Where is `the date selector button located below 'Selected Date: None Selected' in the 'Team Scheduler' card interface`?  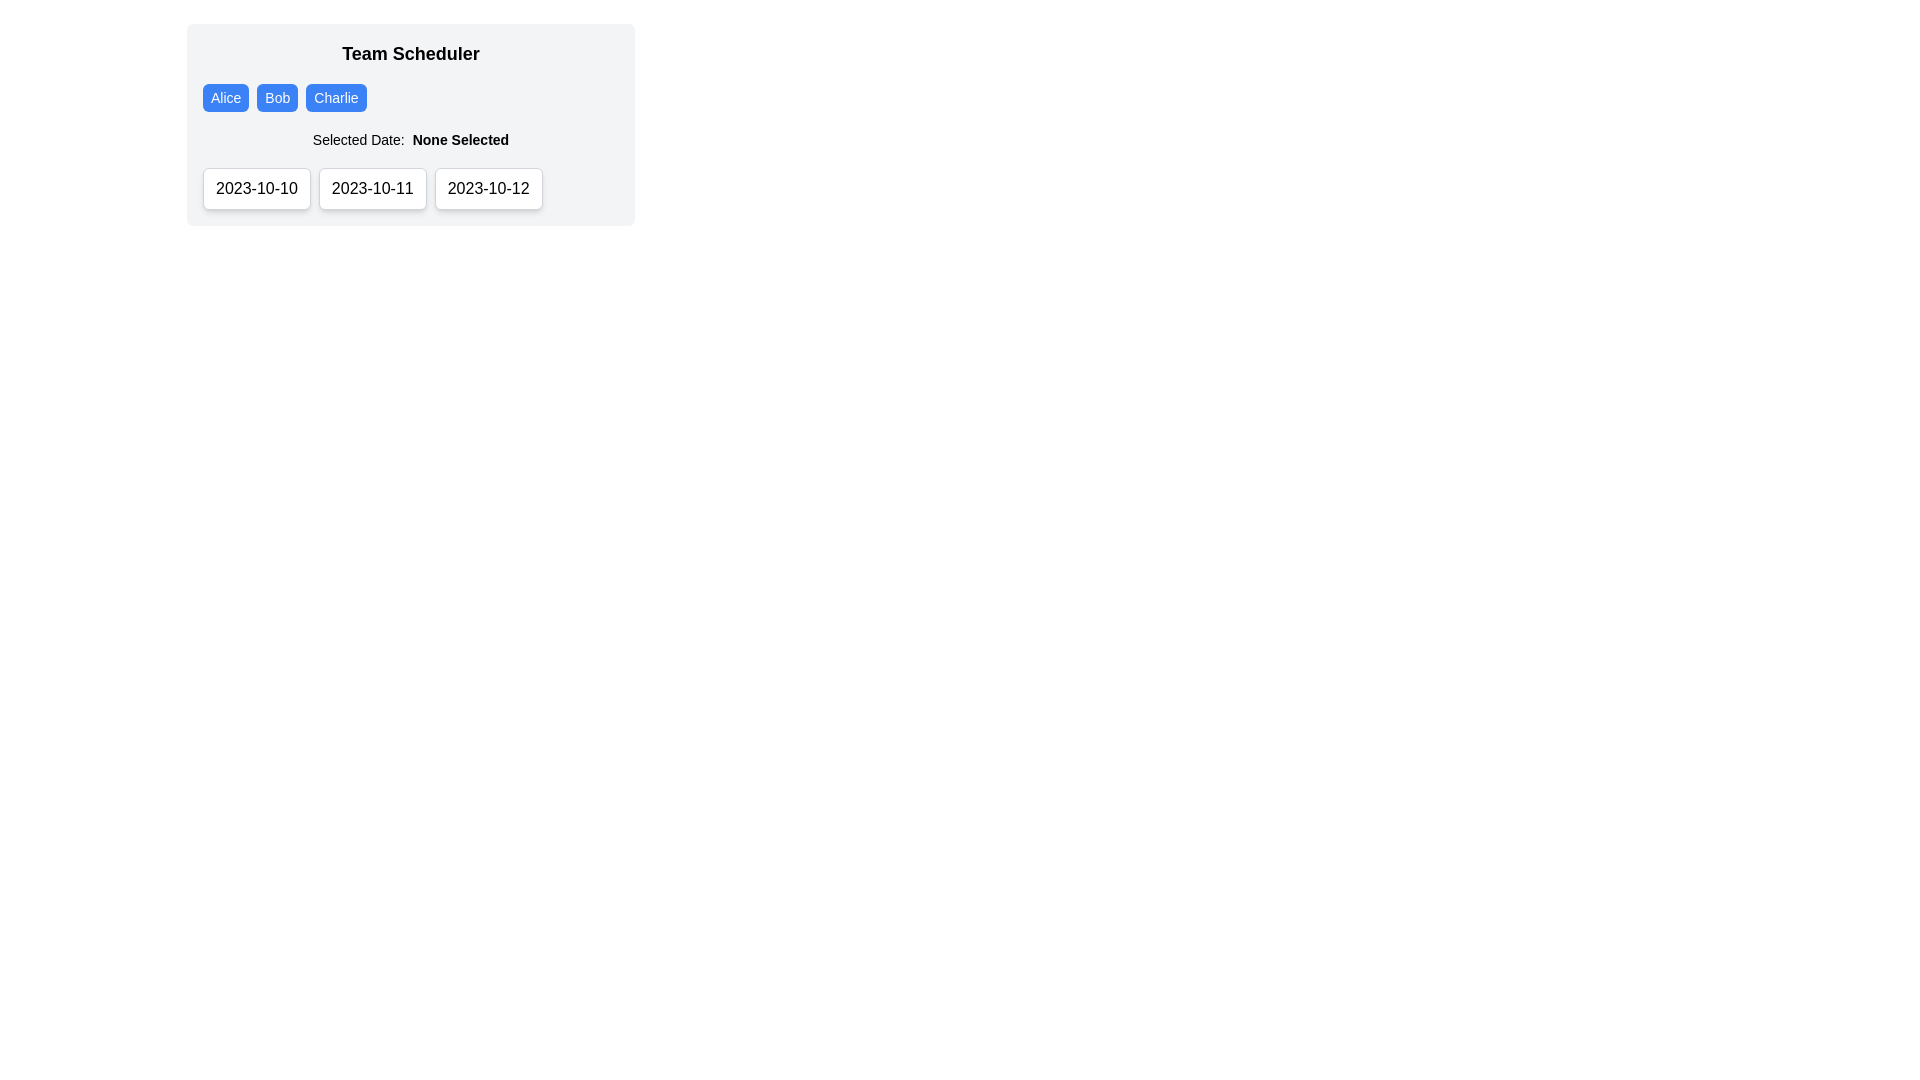 the date selector button located below 'Selected Date: None Selected' in the 'Team Scheduler' card interface is located at coordinates (488, 189).